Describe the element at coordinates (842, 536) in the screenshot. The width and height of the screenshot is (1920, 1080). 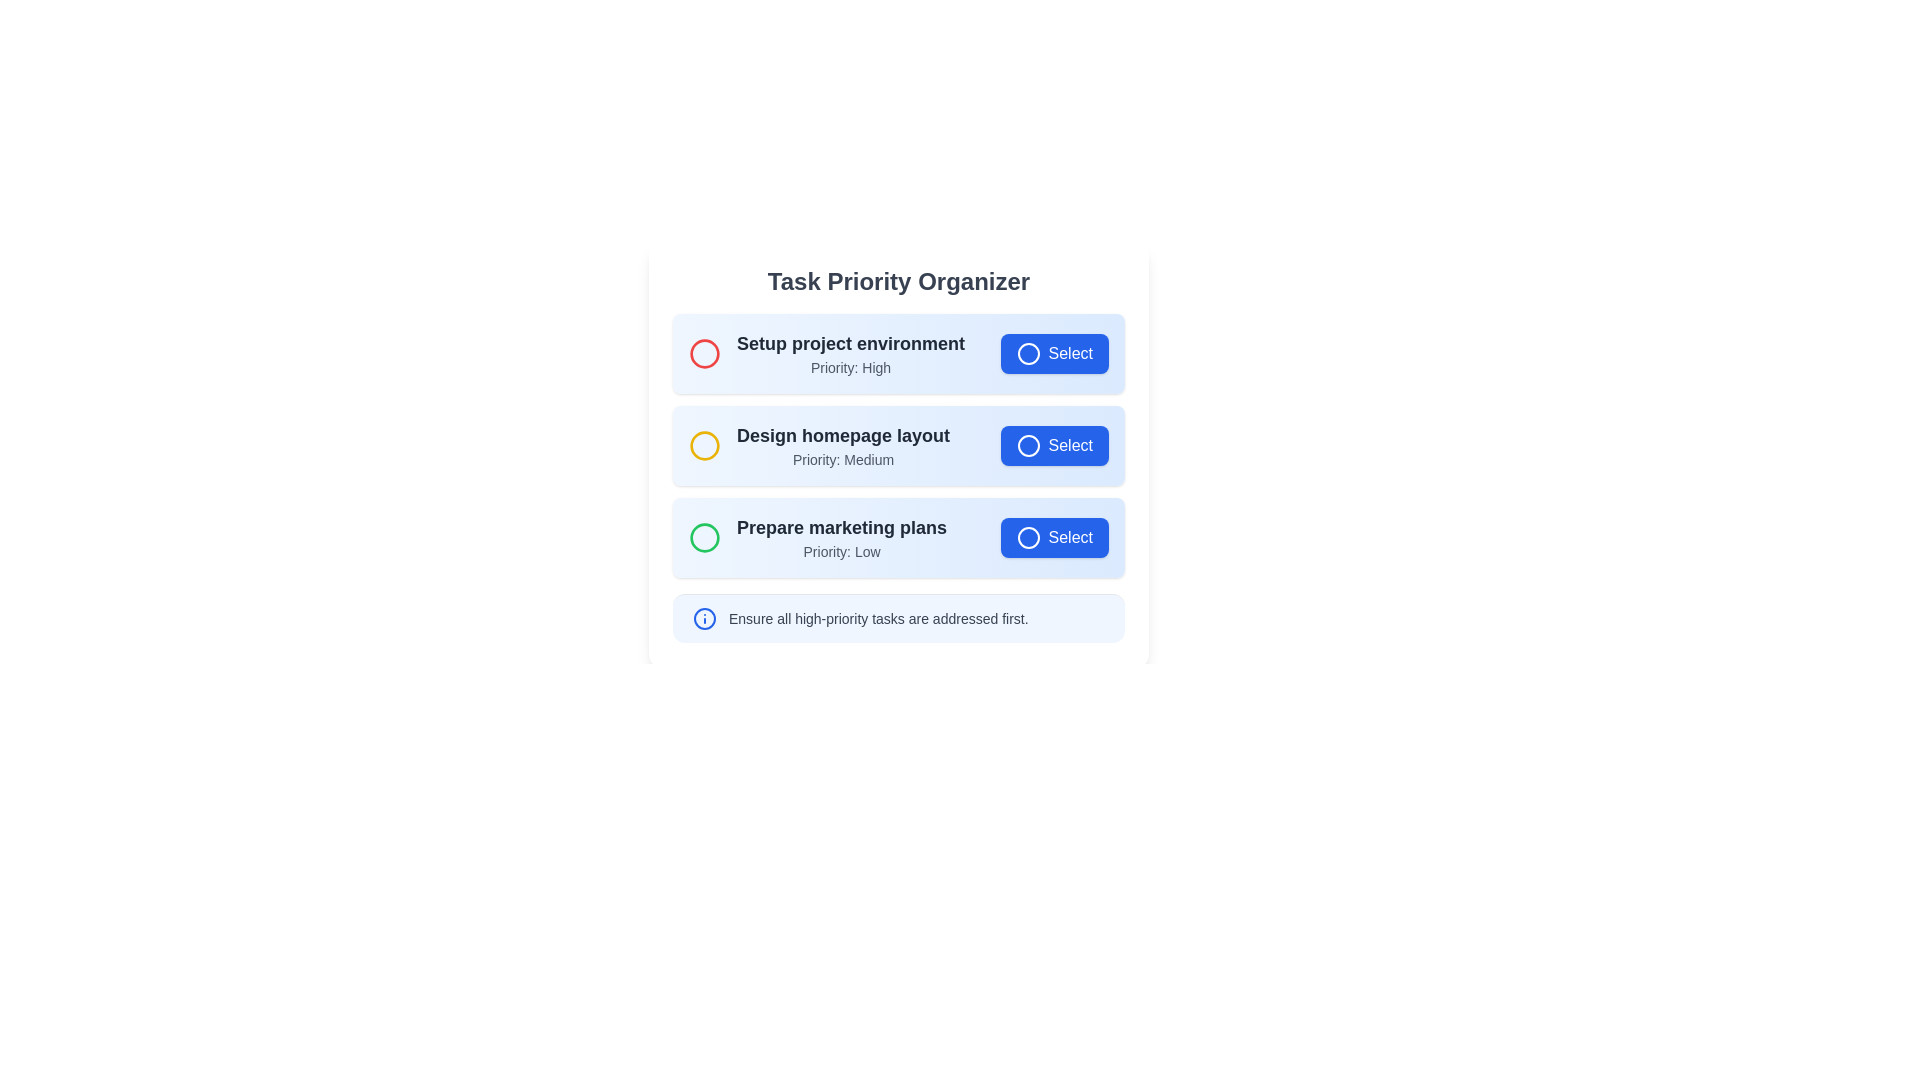
I see `the textual label indicating the task 'Prepare marketing plans' with a priority level of 'Low' in the 'Task Priority Organizer' interface, which is the third item among similar elements` at that location.